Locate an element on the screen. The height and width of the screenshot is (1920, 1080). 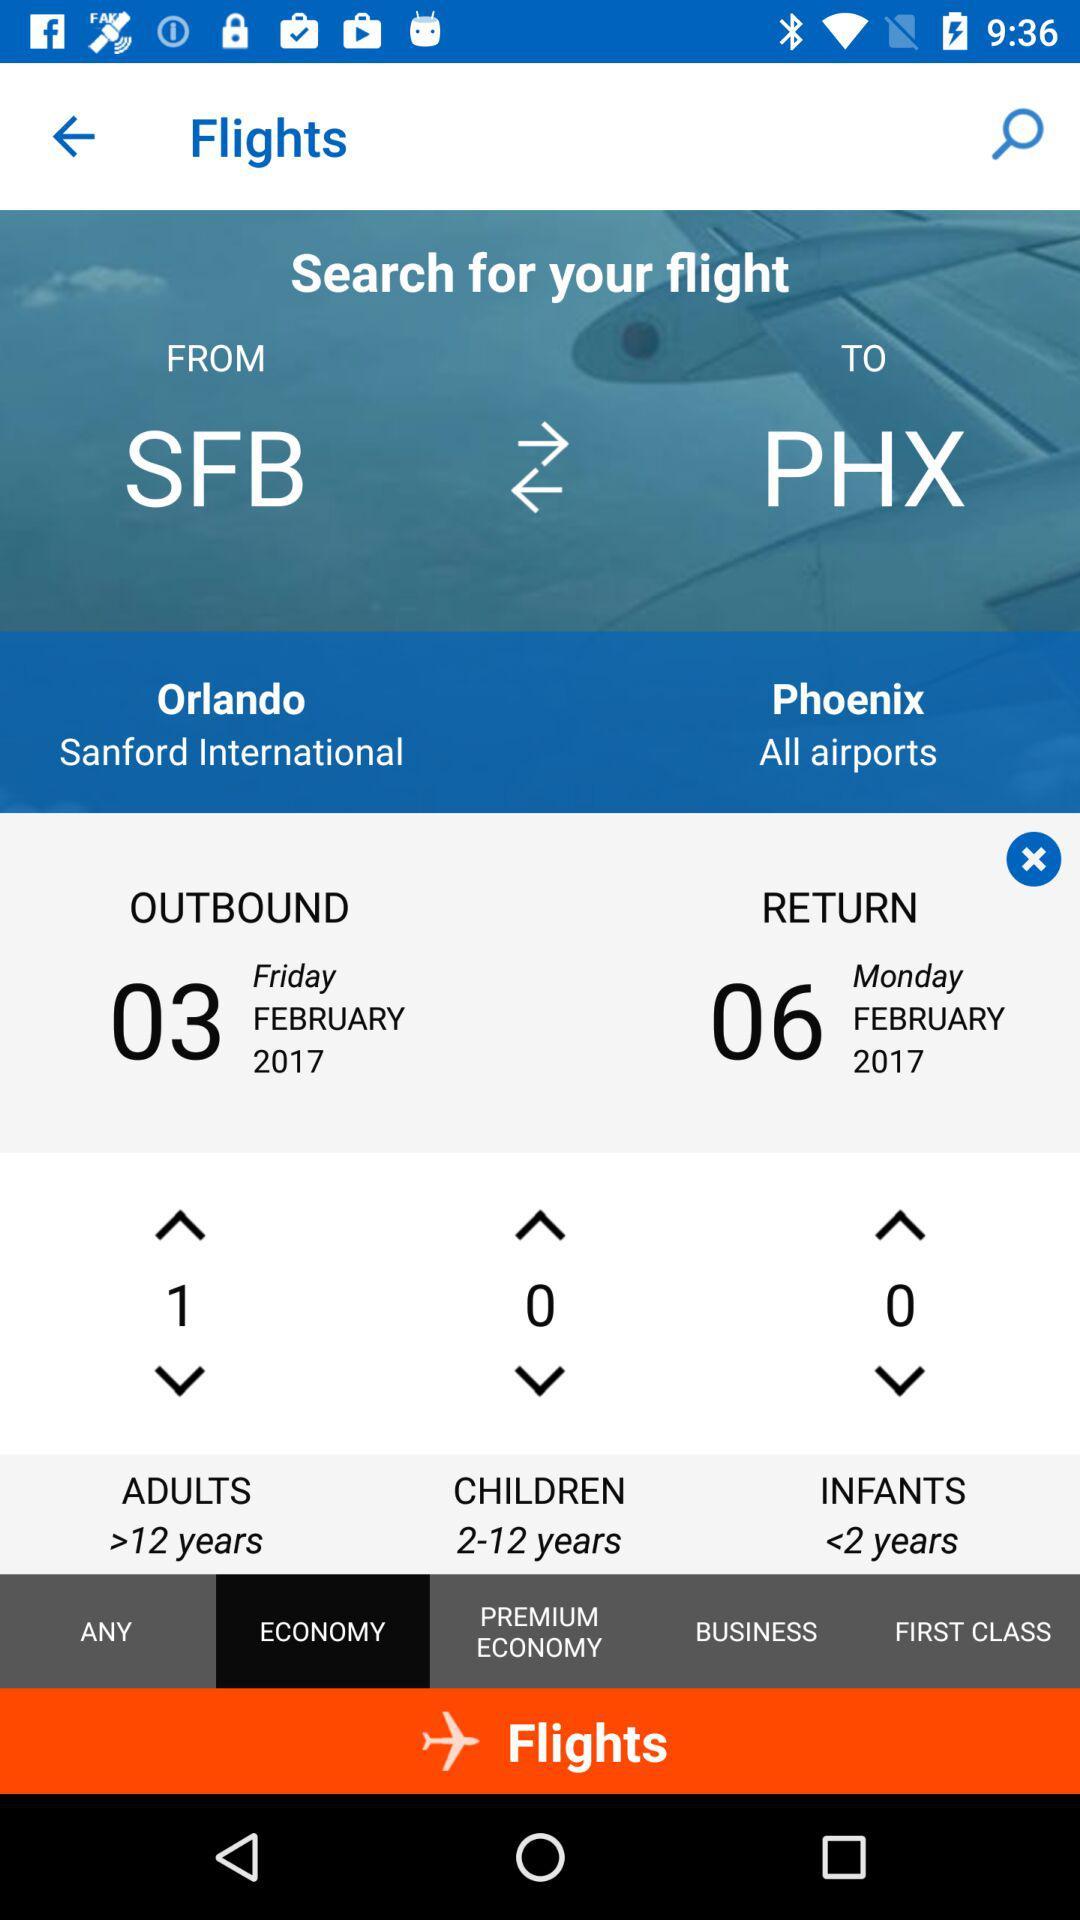
option button is located at coordinates (1033, 859).